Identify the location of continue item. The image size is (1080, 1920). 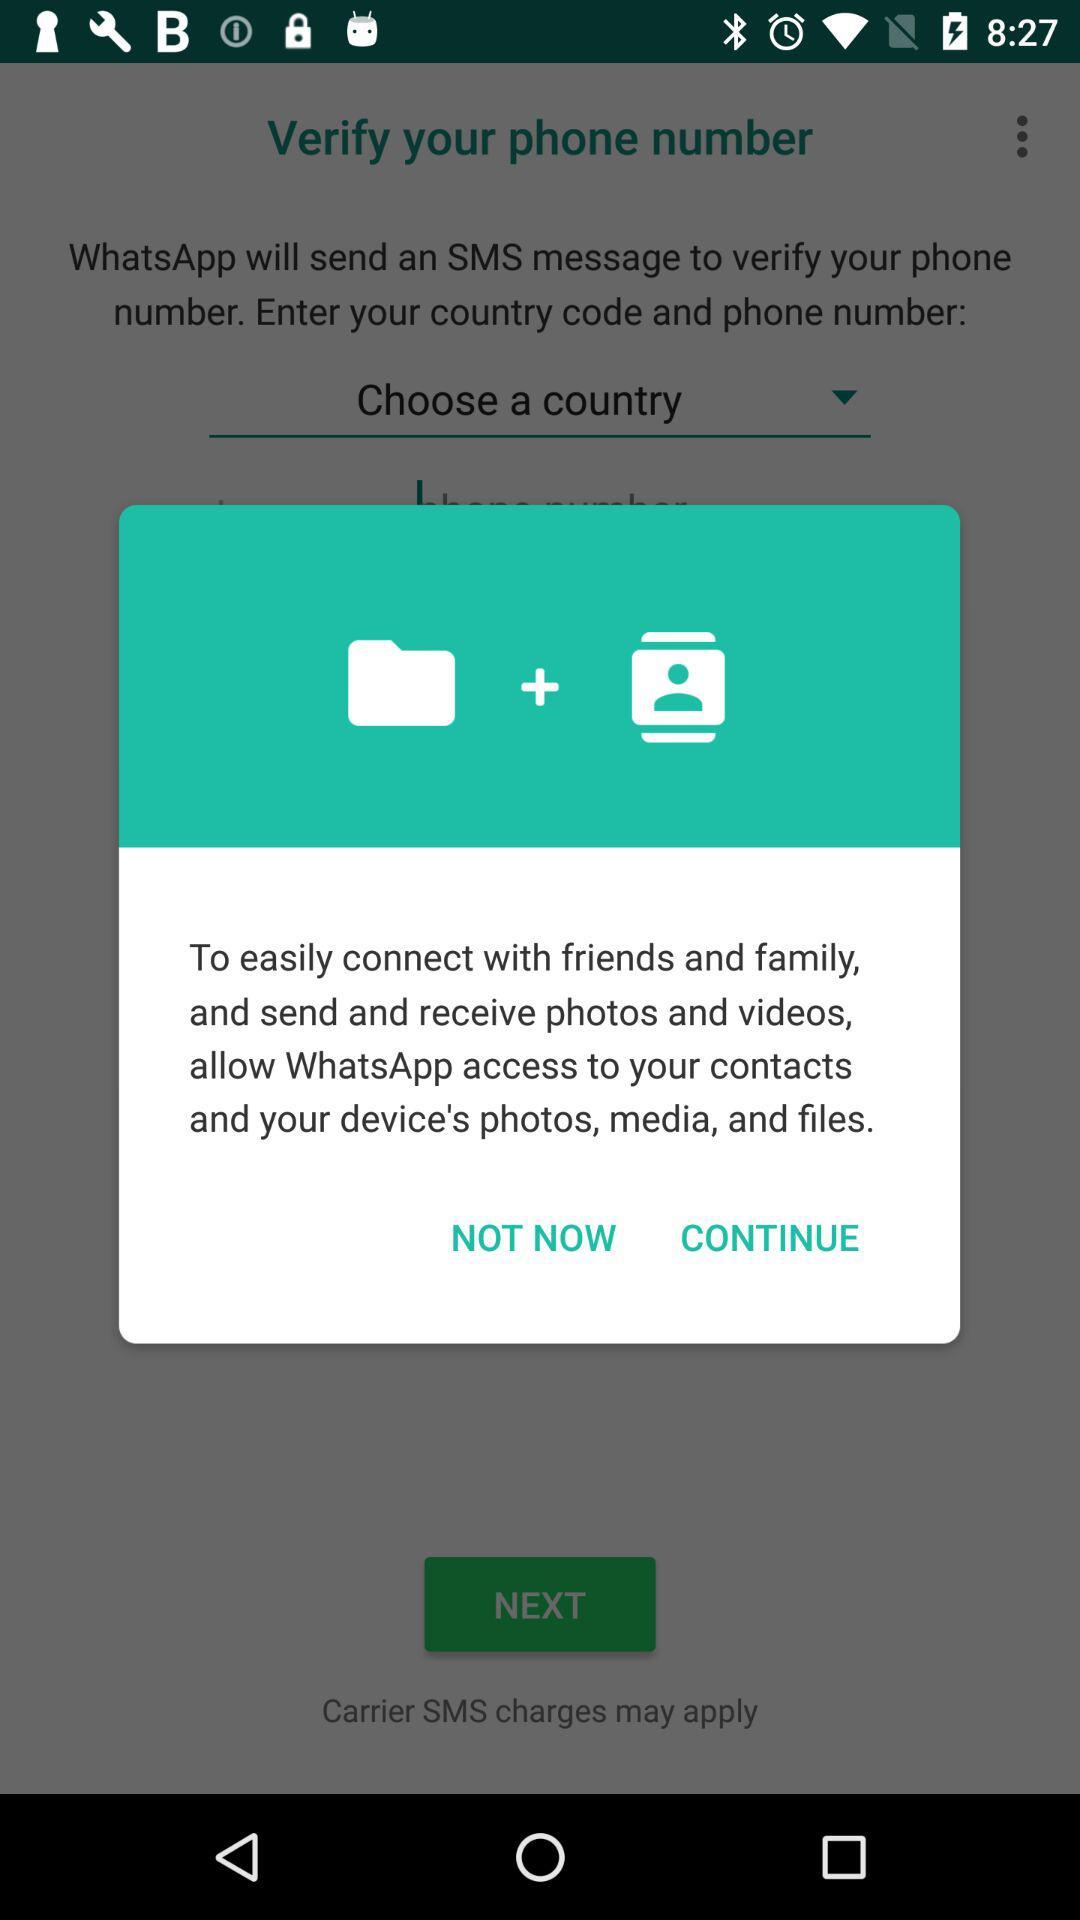
(768, 1235).